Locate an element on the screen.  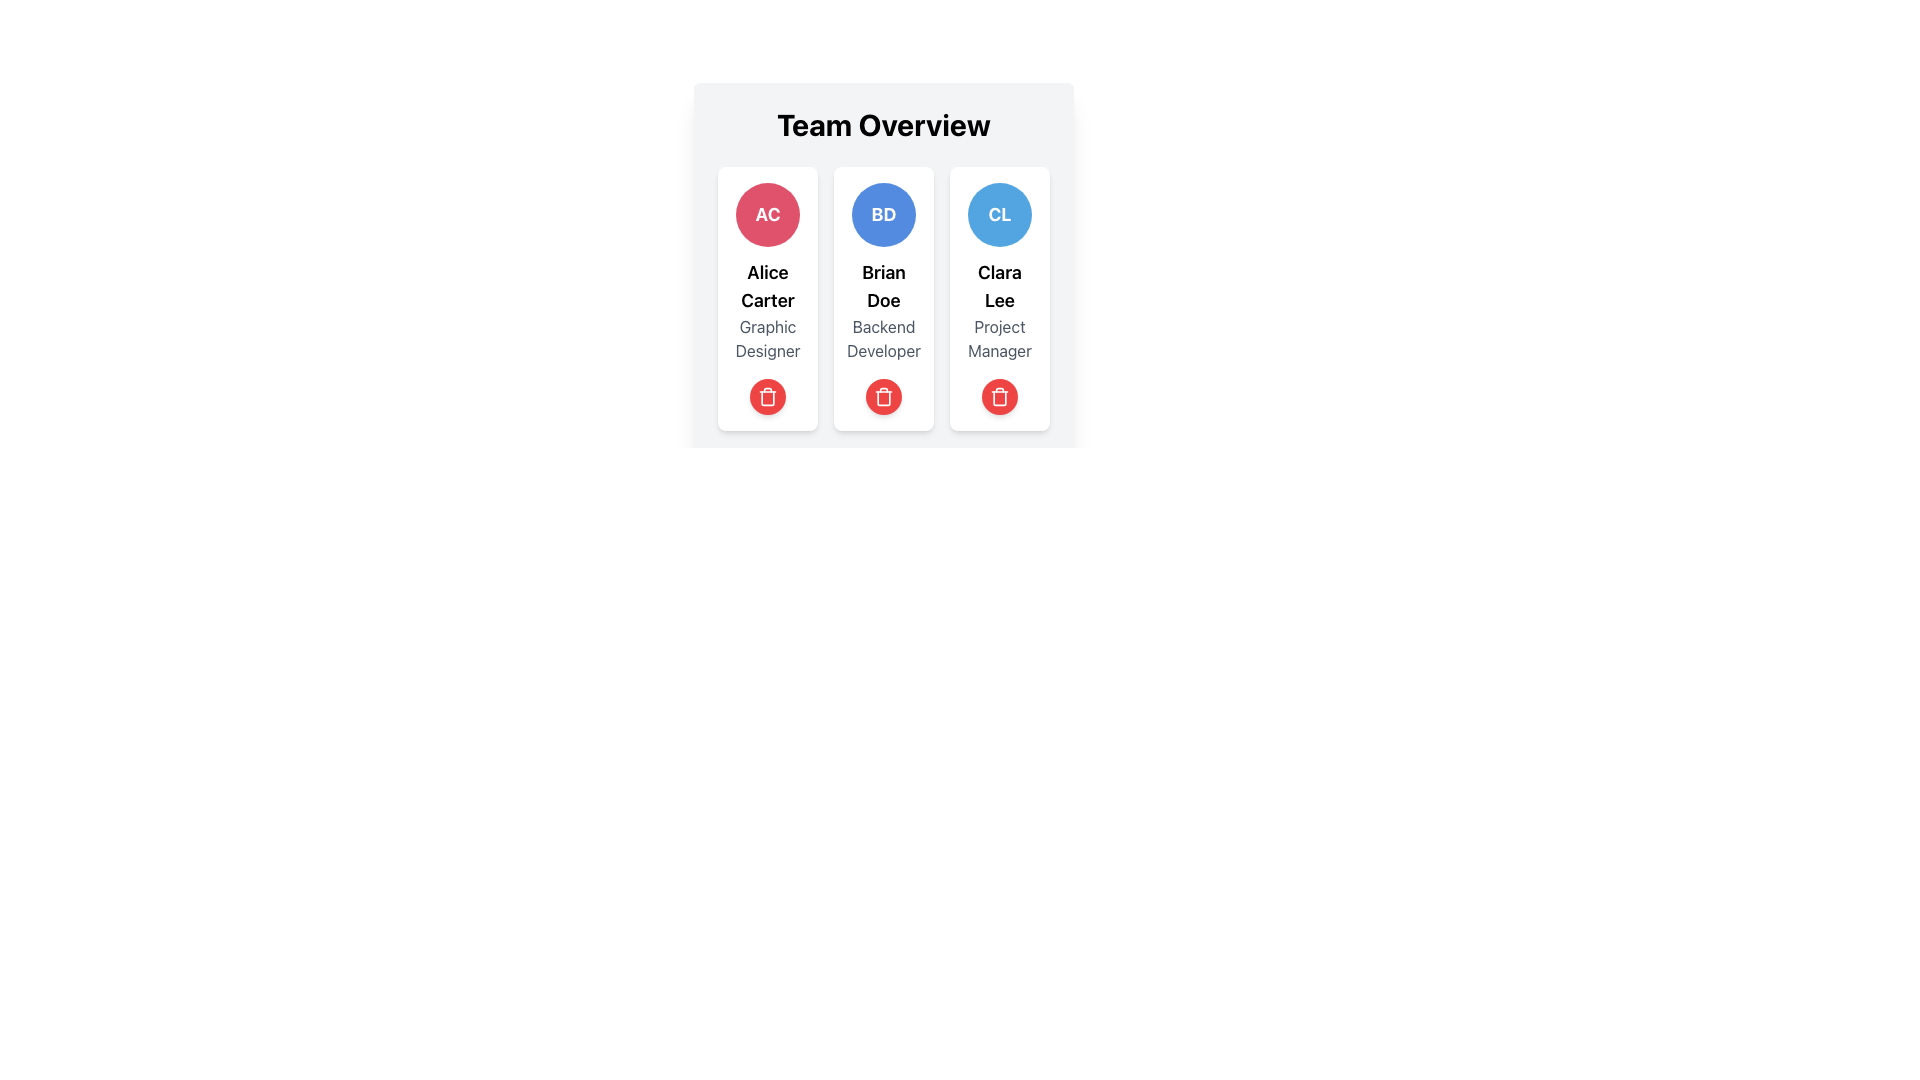
the Avatar or Badge representing the user, identified by the initials 'BD', located at the top-center of the 'Brian Doe' profile card is located at coordinates (882, 215).